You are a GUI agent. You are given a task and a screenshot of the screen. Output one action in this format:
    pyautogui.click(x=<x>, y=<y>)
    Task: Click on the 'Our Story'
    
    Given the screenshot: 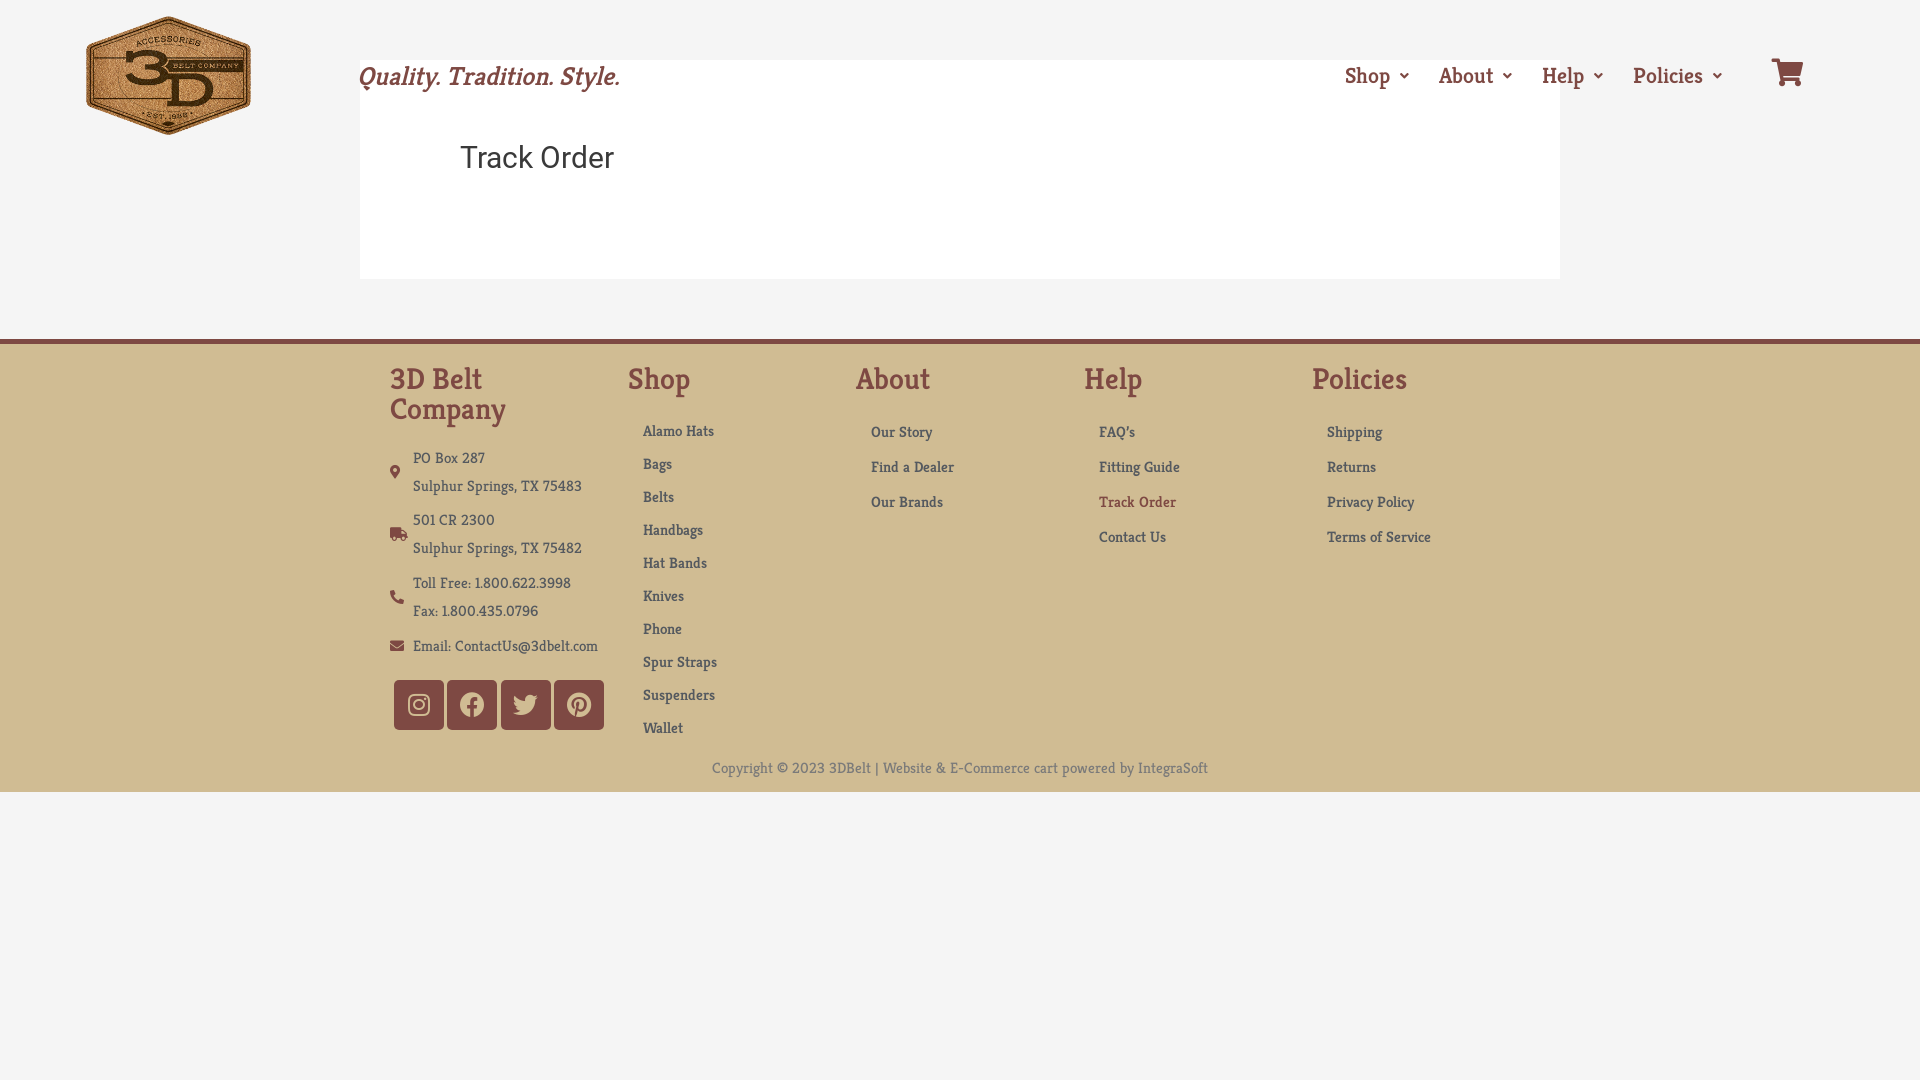 What is the action you would take?
    pyautogui.click(x=960, y=430)
    